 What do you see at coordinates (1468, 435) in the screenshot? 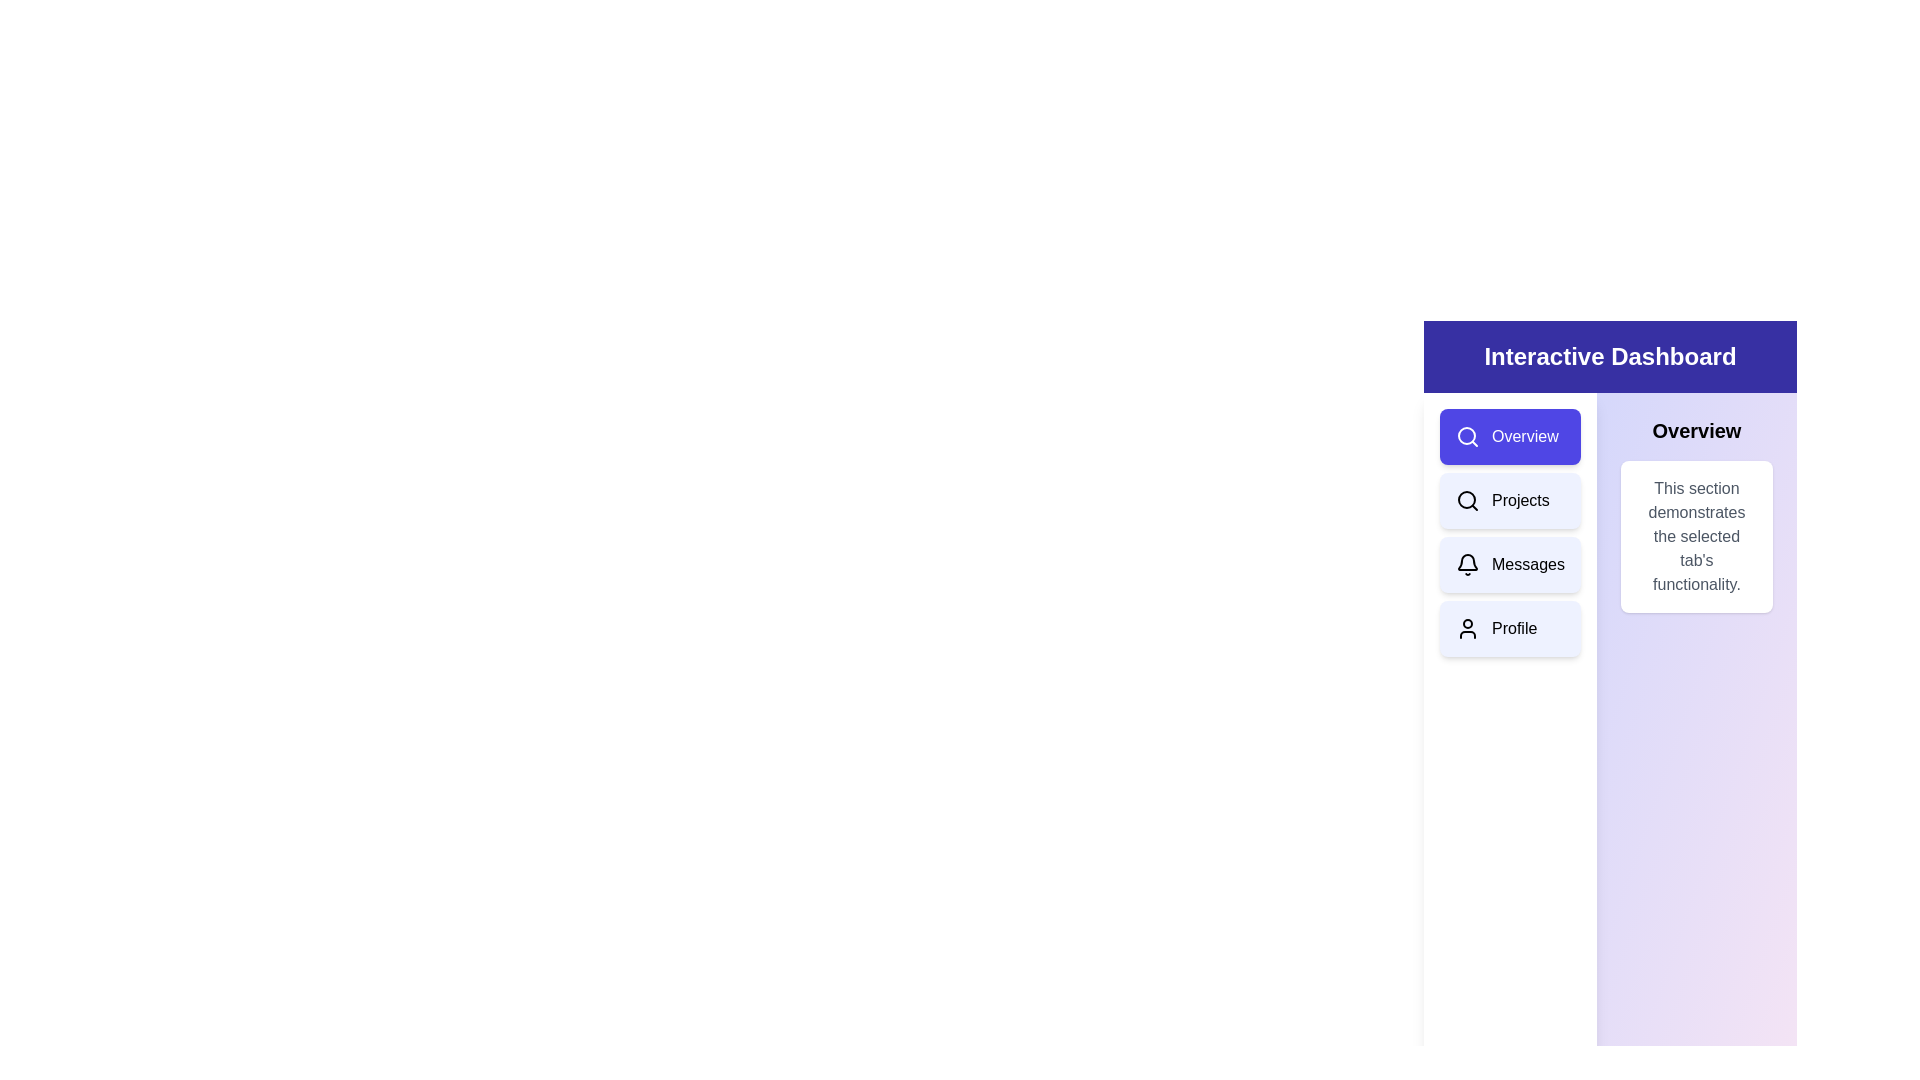
I see `the search icon located in the sidebar menu, which is the first icon in a vertically aligned list of menu items next to the text 'Overview'` at bounding box center [1468, 435].